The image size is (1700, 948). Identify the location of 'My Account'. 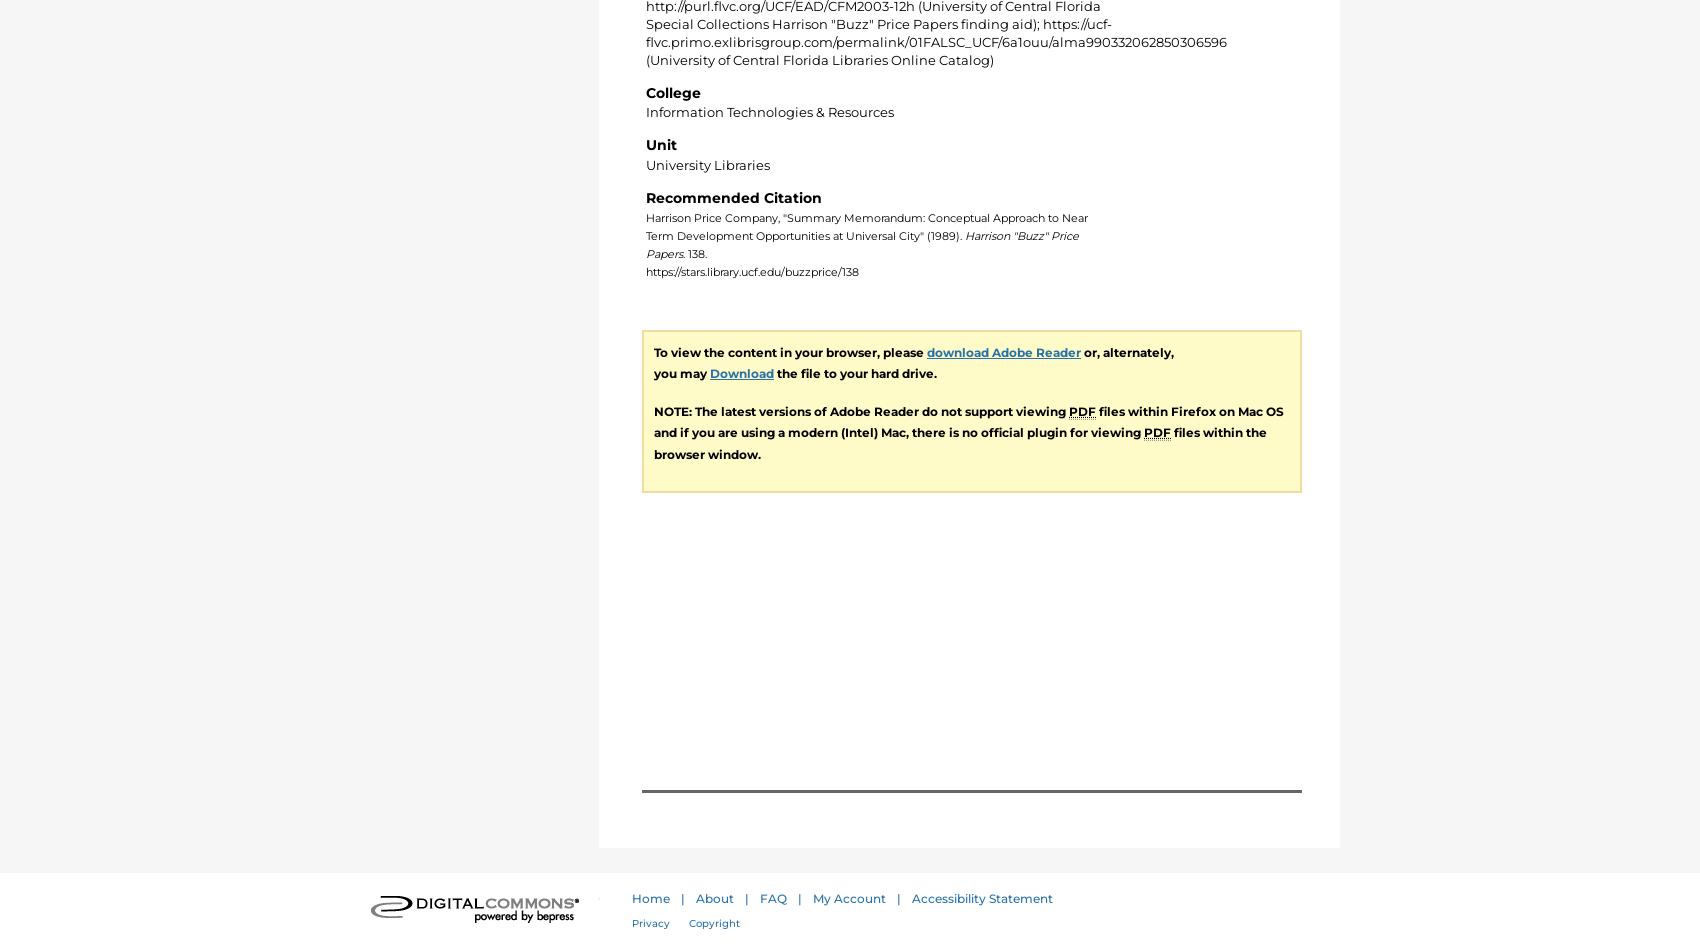
(848, 897).